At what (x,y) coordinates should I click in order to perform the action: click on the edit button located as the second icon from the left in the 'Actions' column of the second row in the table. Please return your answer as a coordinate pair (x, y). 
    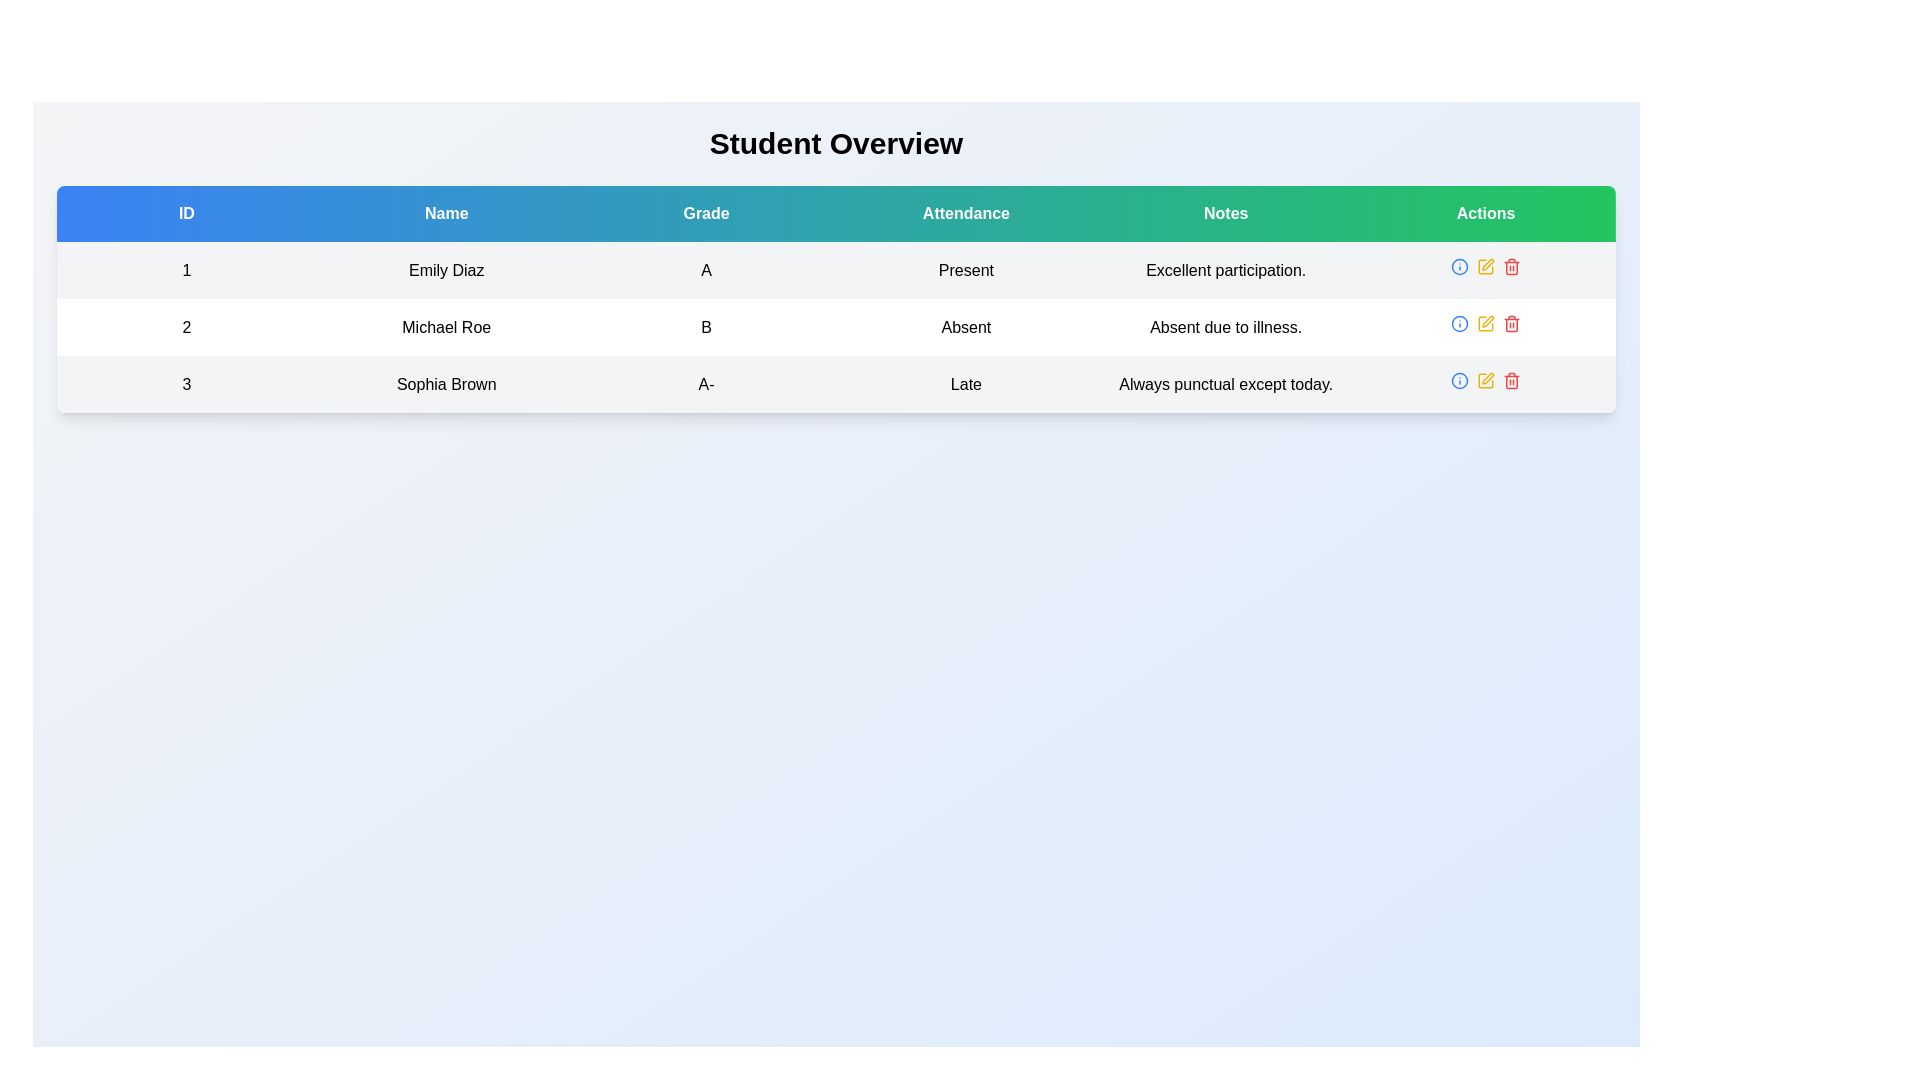
    Looking at the image, I should click on (1486, 323).